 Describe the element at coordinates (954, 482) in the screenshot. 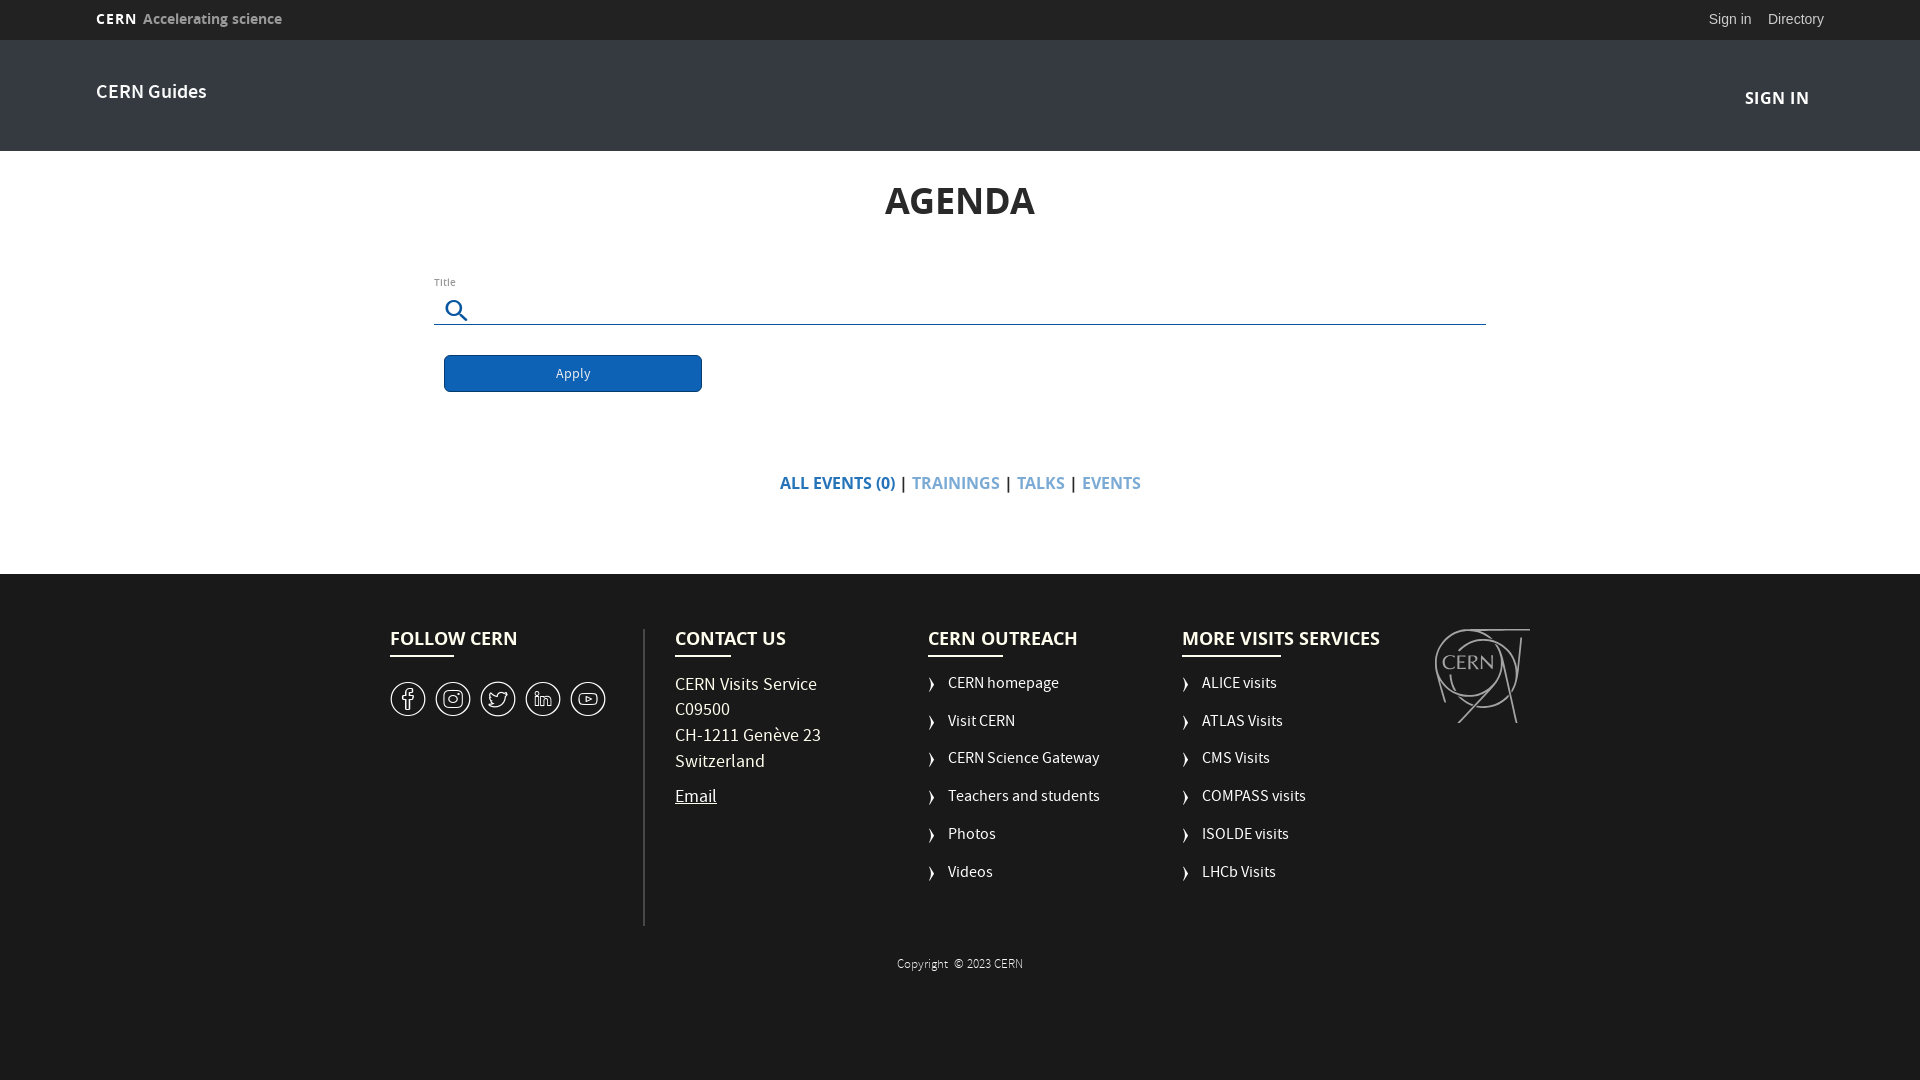

I see `'TRAININGS'` at that location.